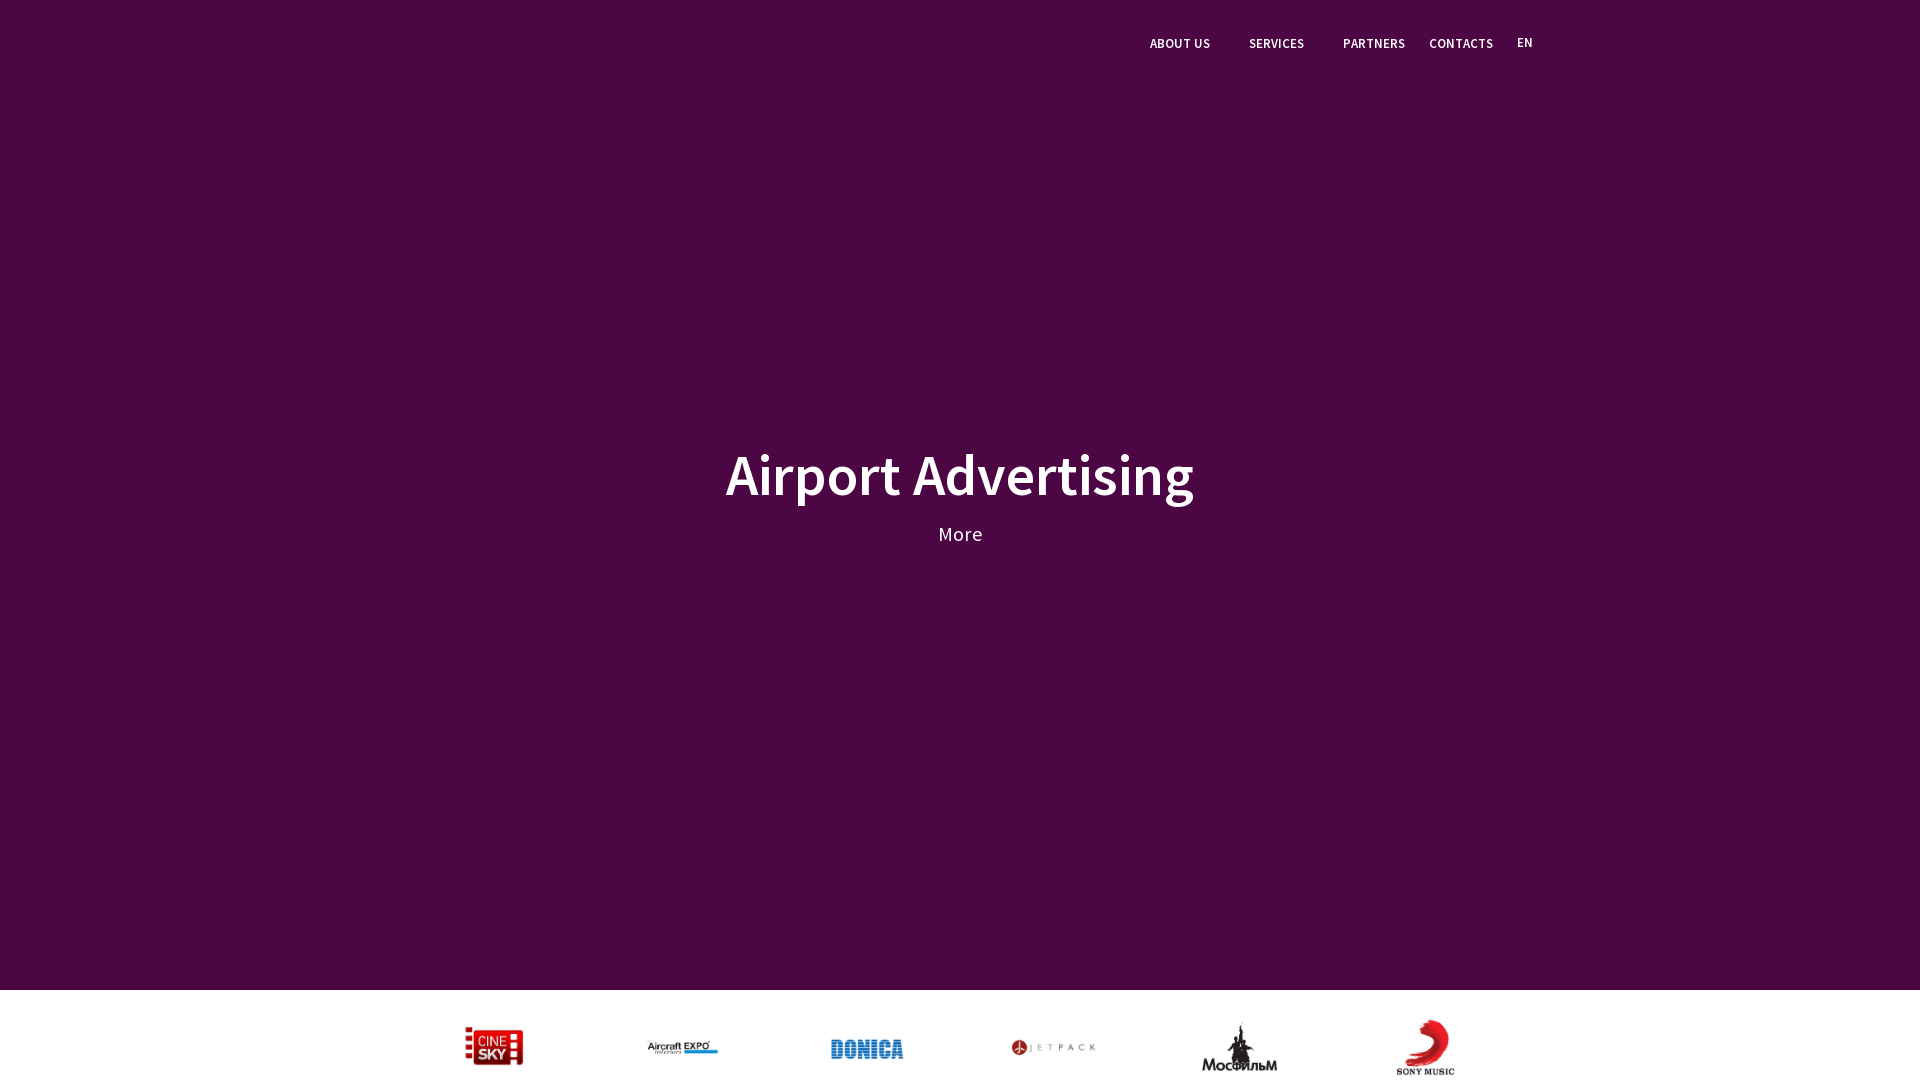  What do you see at coordinates (1372, 45) in the screenshot?
I see `'PARTNERS'` at bounding box center [1372, 45].